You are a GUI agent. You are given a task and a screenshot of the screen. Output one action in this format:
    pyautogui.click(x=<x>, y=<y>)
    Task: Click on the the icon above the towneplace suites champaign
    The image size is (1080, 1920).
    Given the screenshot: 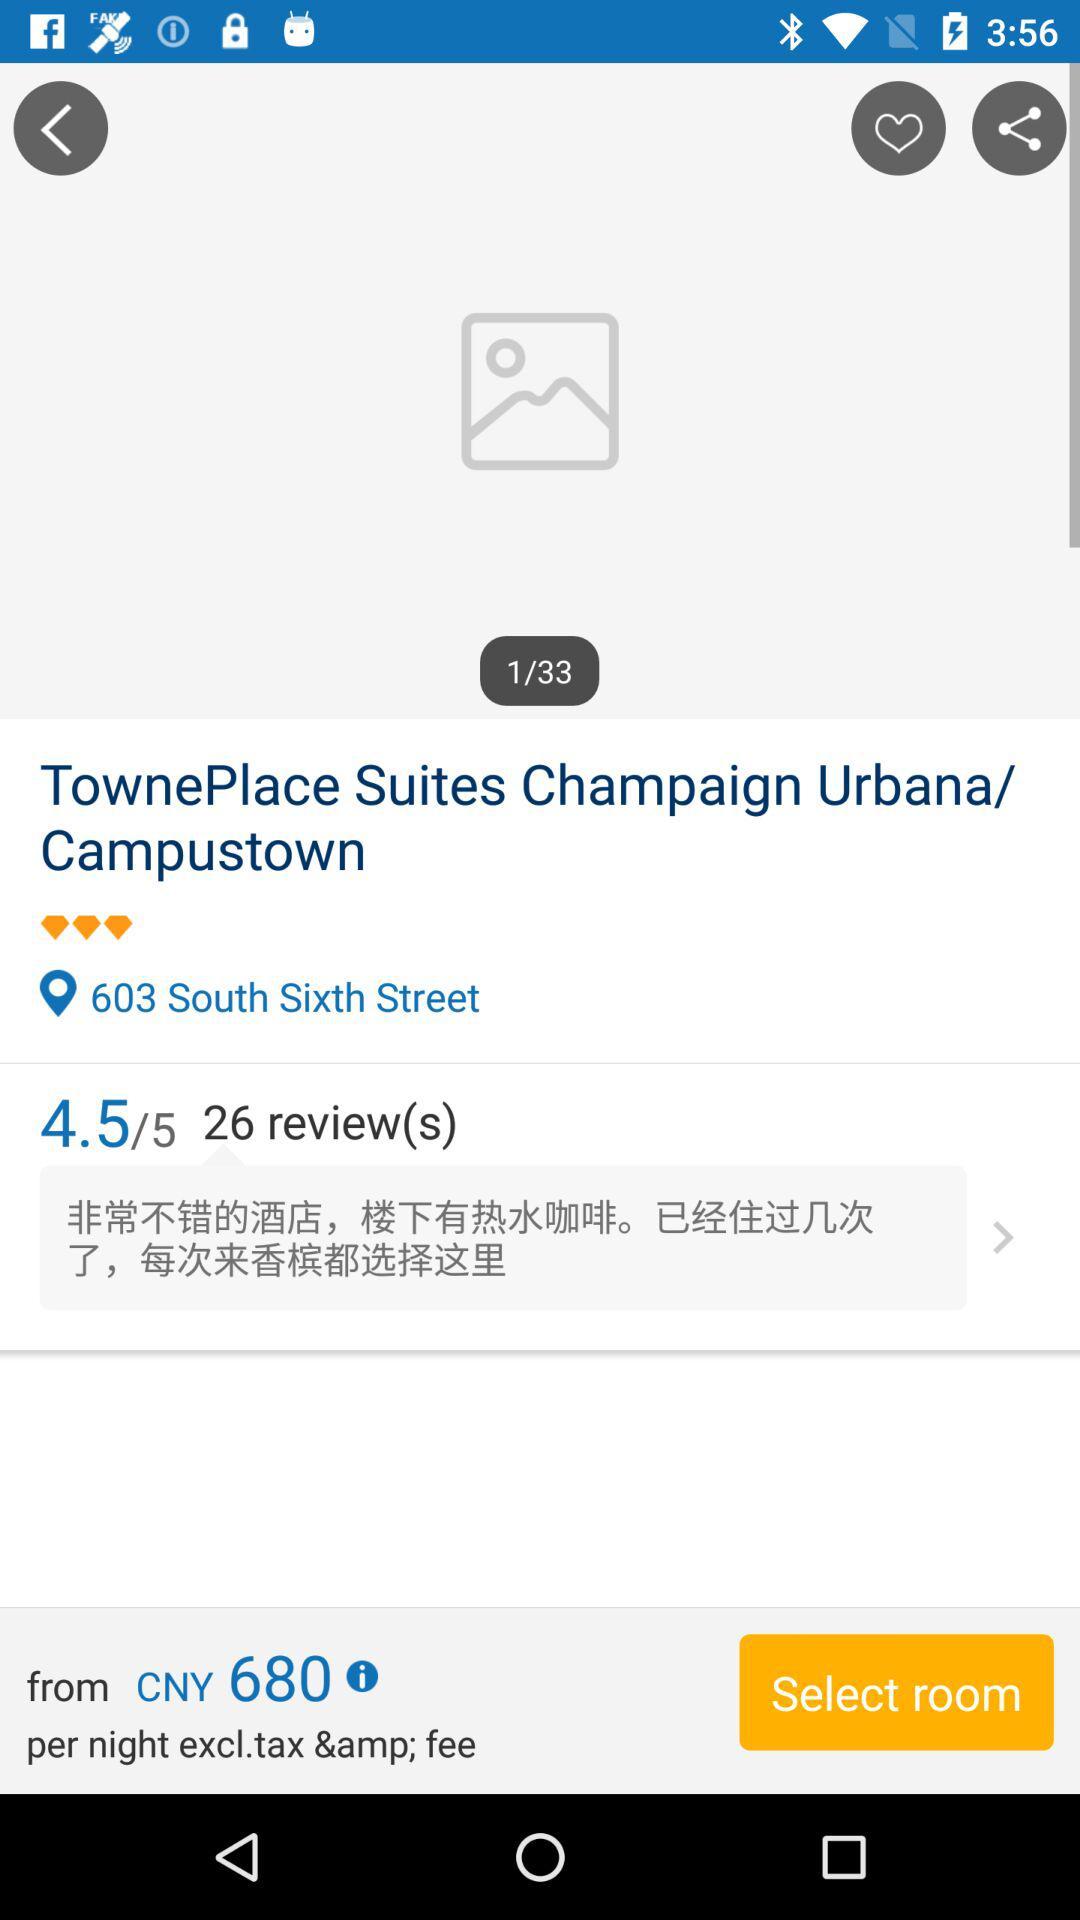 What is the action you would take?
    pyautogui.click(x=1019, y=127)
    